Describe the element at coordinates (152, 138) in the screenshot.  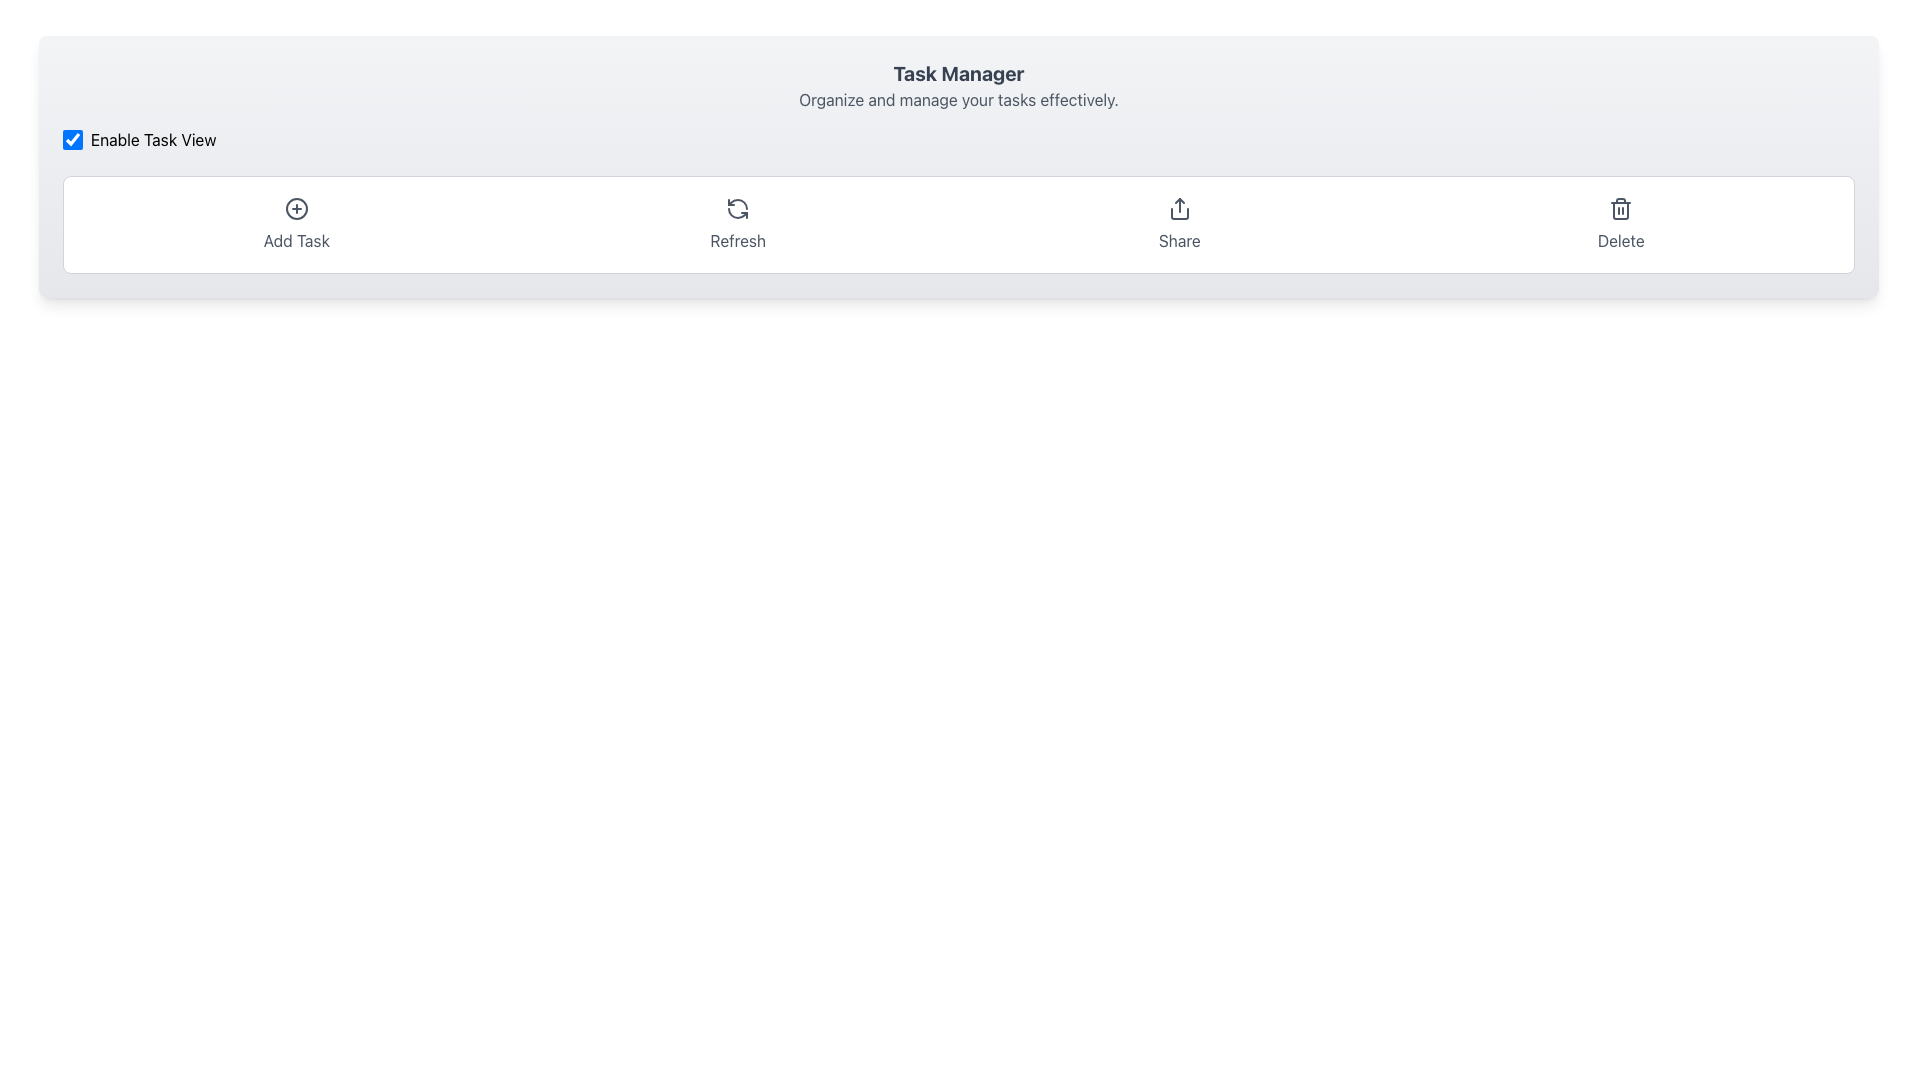
I see `the text label that reads 'Enable Task View', which is styled in black text on a white background and is located near a checkbox` at that location.